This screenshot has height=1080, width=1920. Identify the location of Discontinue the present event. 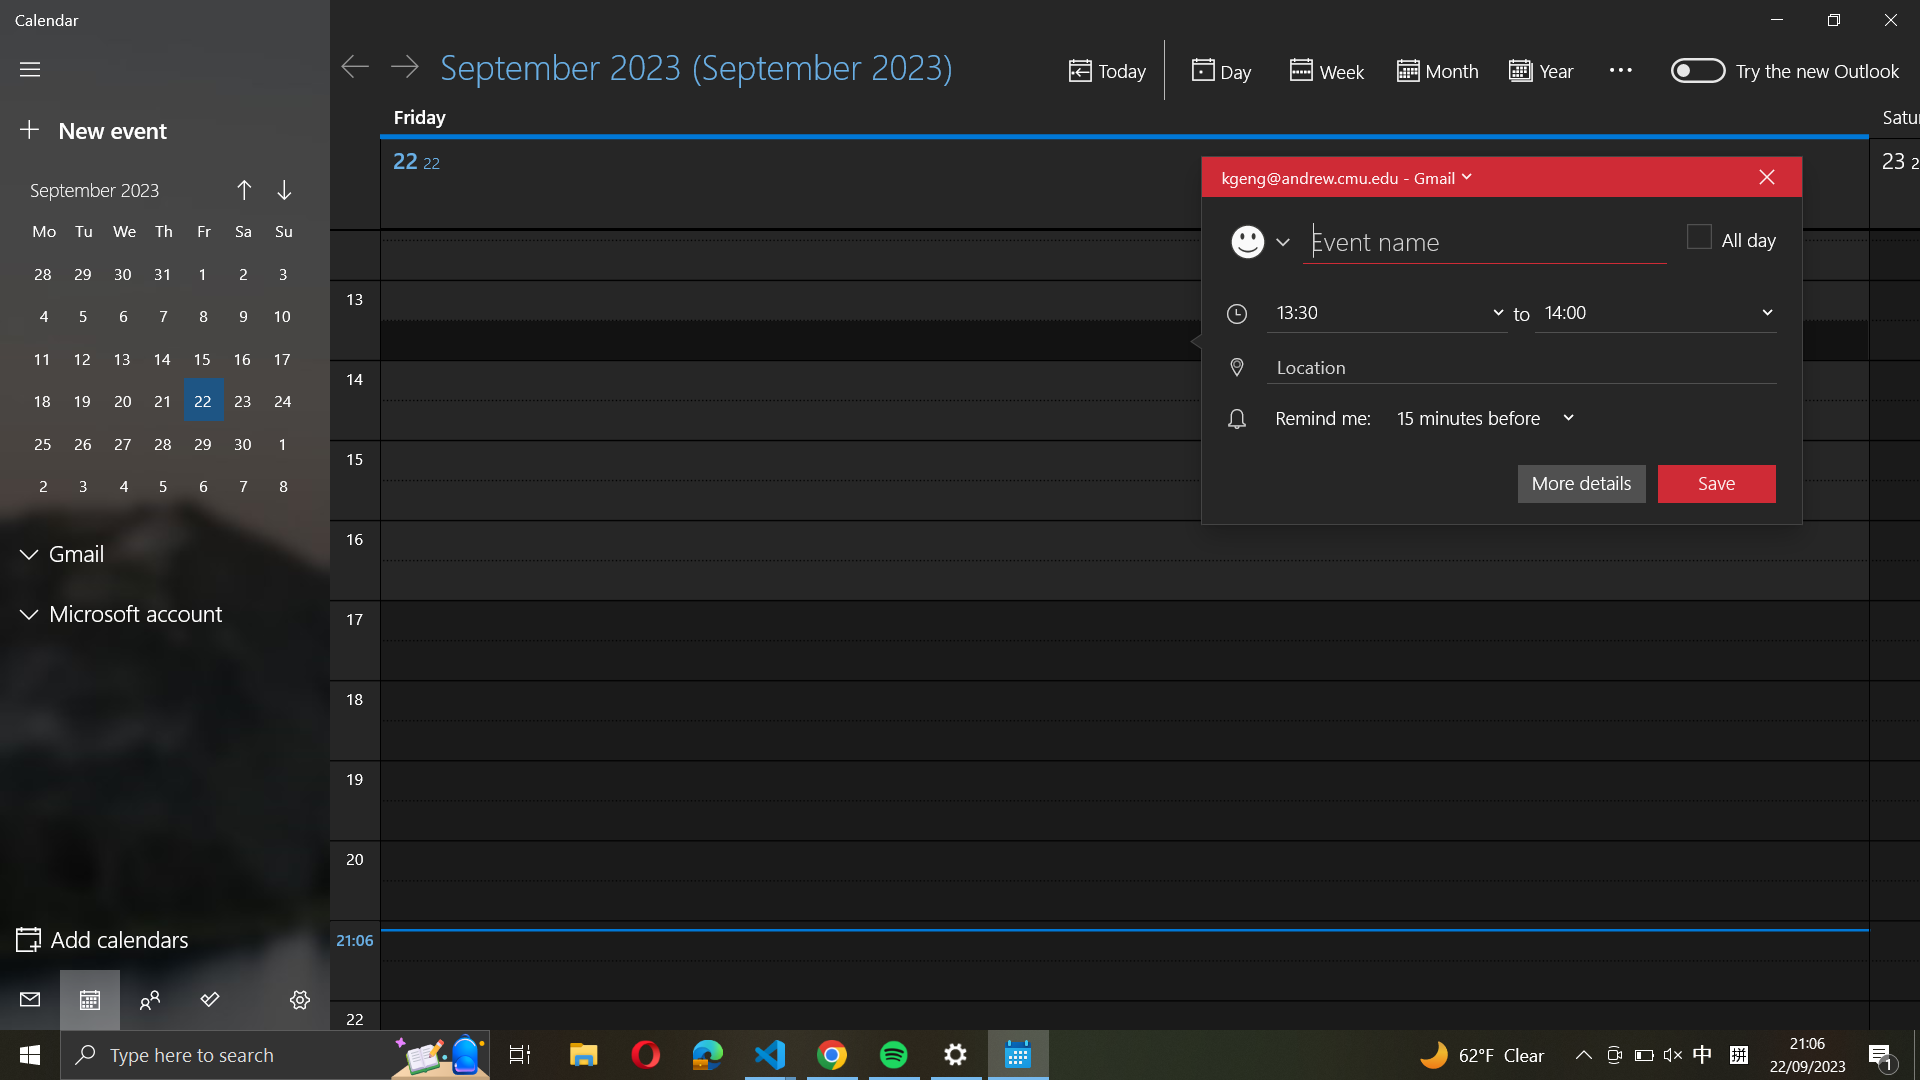
(1766, 175).